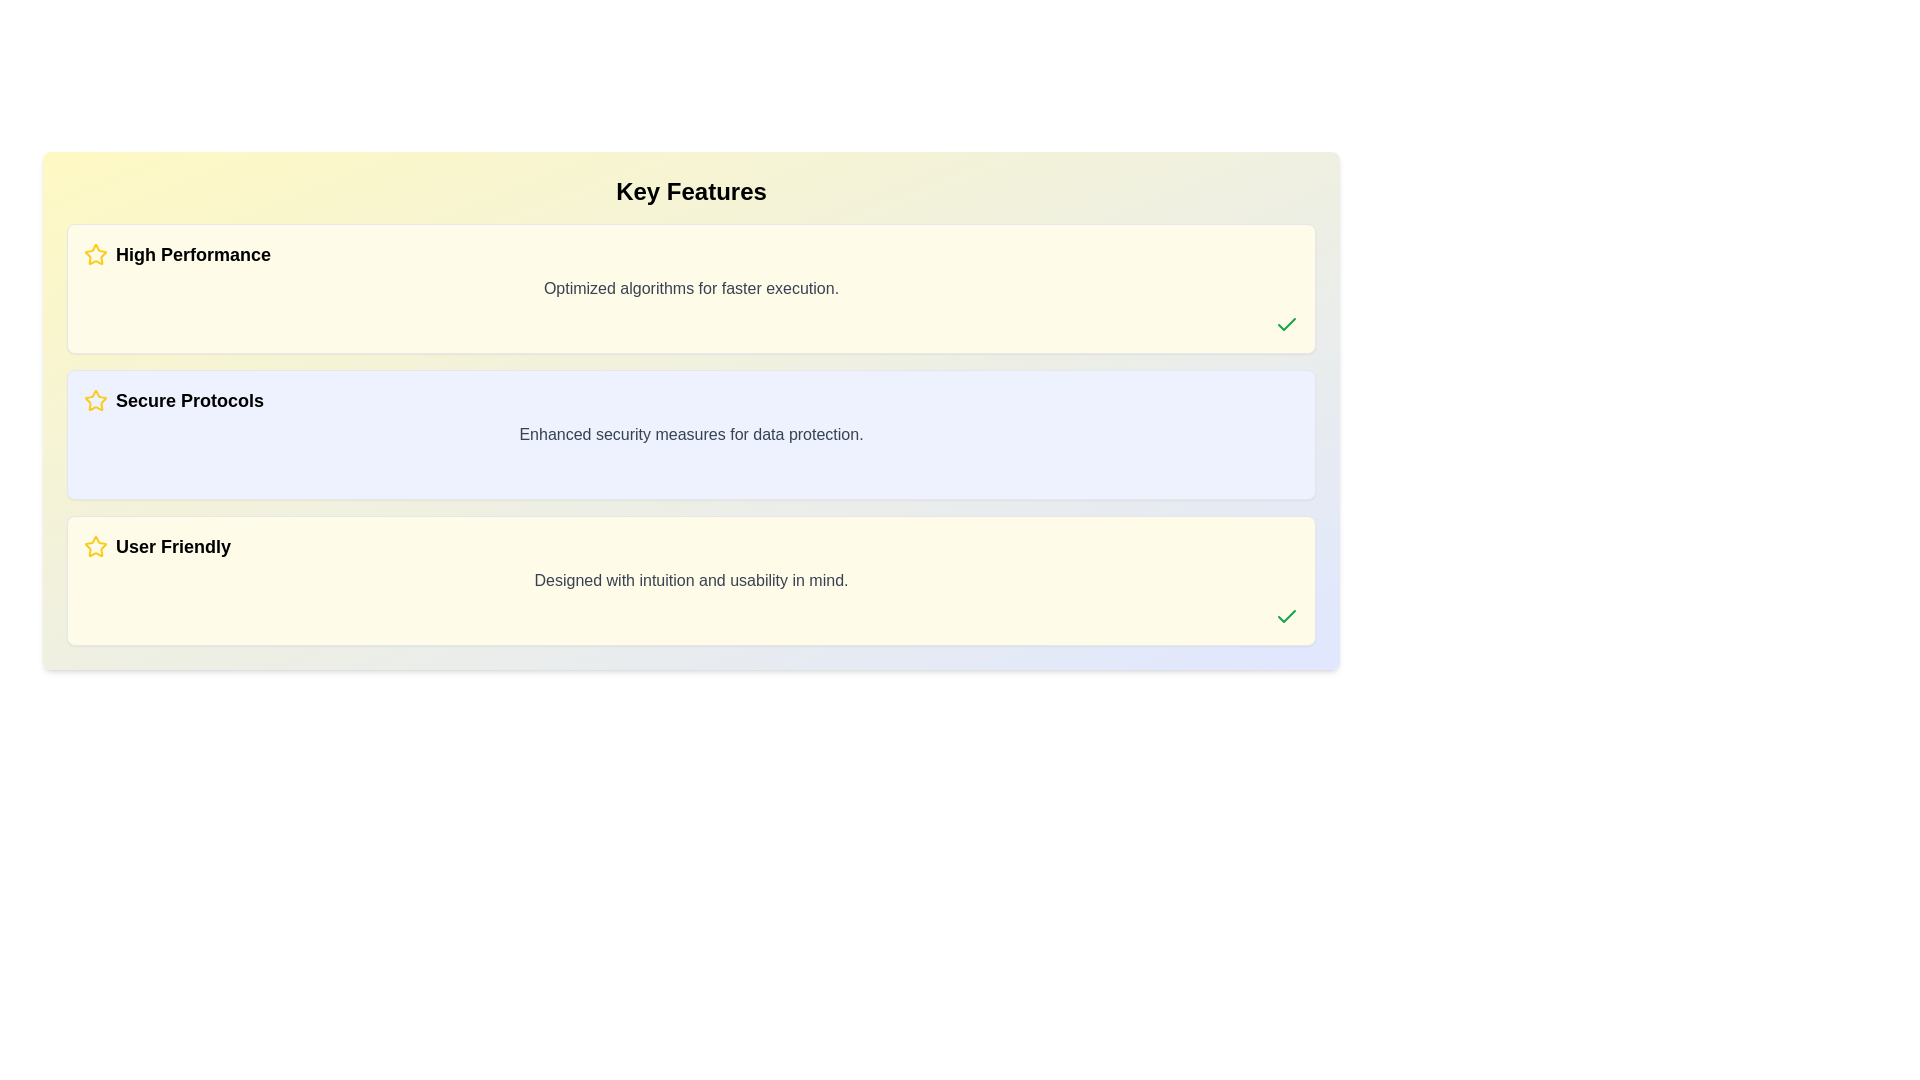 The height and width of the screenshot is (1080, 1920). What do you see at coordinates (691, 289) in the screenshot?
I see `the feature card corresponding to High Performance` at bounding box center [691, 289].